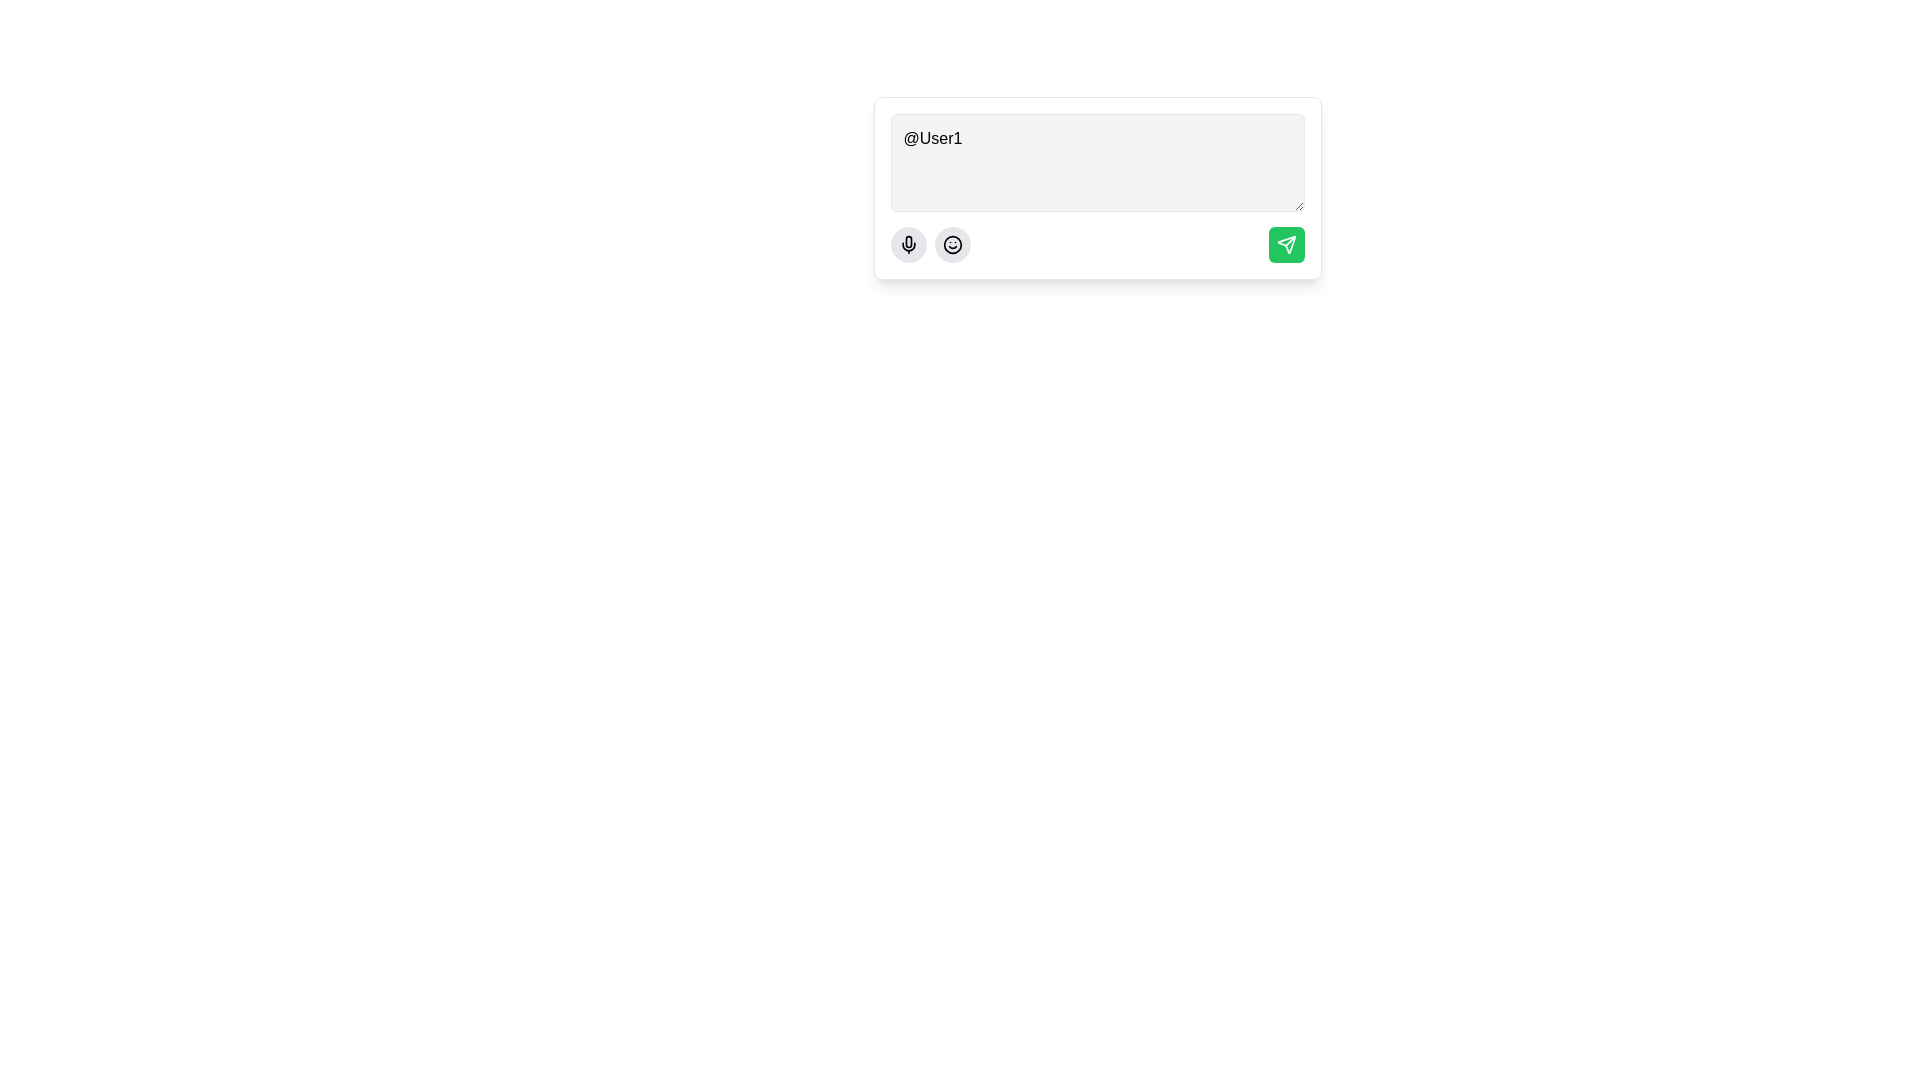  Describe the element at coordinates (929, 244) in the screenshot. I see `the microphone icon located on the left side of the row of interactive icons below the input text box` at that location.